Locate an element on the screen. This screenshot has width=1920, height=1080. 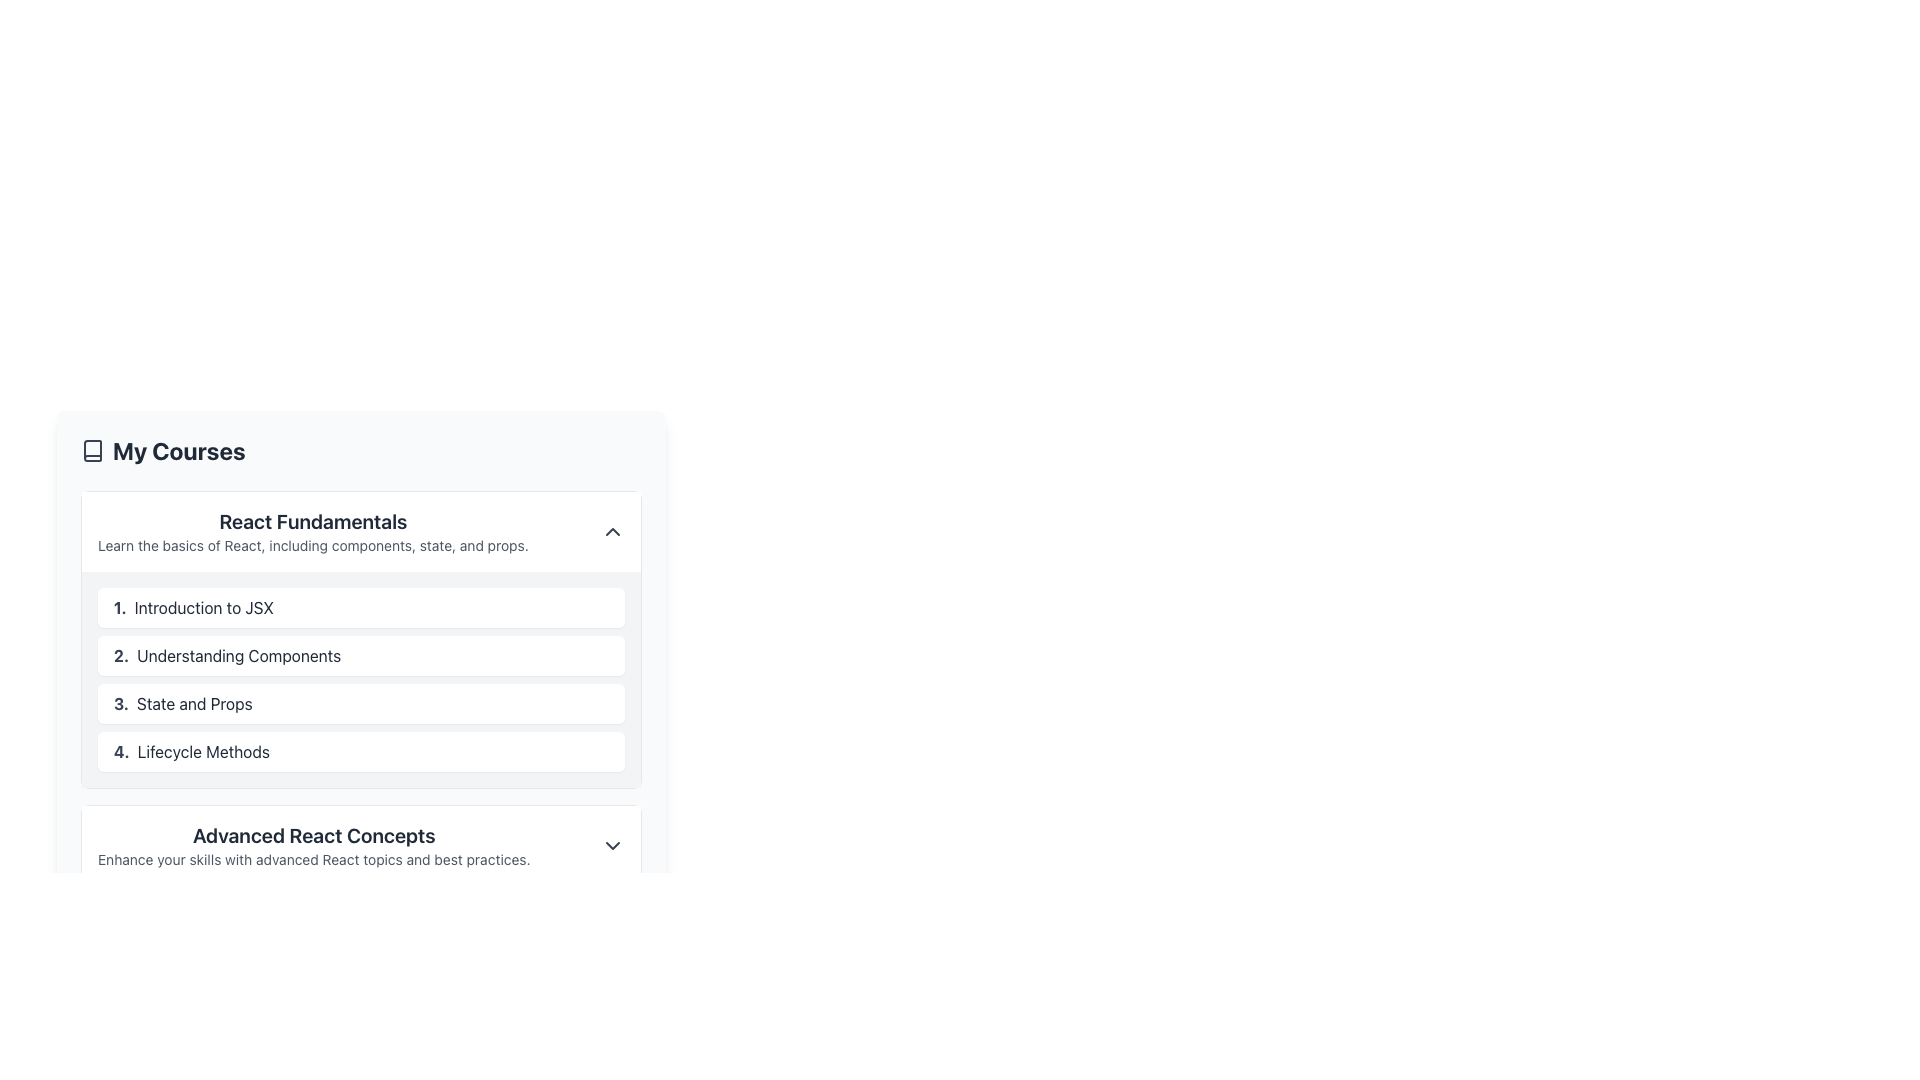
text label that displays 'Introduction to JSX', which is styled in gray and positioned as the first item in the list under the 'React Fundamentals' section is located at coordinates (204, 607).